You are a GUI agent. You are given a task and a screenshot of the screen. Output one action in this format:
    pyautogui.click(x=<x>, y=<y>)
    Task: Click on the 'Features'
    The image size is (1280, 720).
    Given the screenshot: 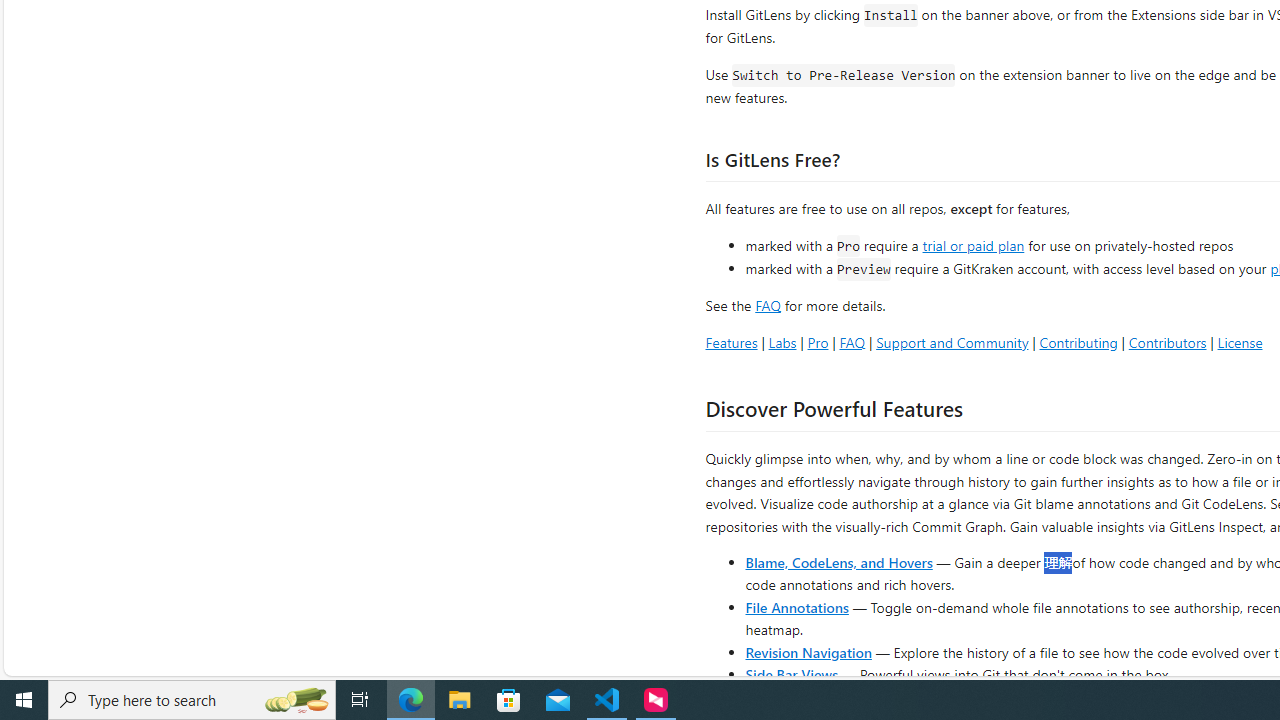 What is the action you would take?
    pyautogui.click(x=730, y=341)
    